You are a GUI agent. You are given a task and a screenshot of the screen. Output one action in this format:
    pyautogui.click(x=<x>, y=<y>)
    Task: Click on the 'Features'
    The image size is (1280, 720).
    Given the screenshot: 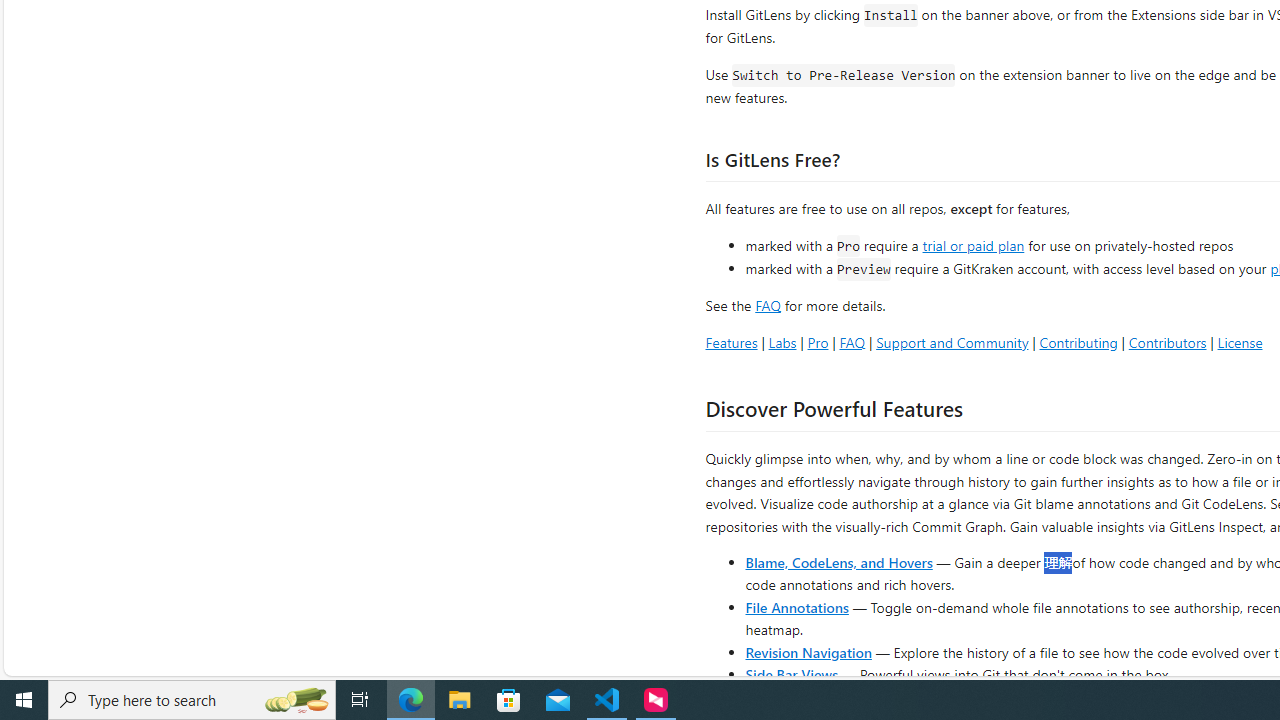 What is the action you would take?
    pyautogui.click(x=730, y=341)
    